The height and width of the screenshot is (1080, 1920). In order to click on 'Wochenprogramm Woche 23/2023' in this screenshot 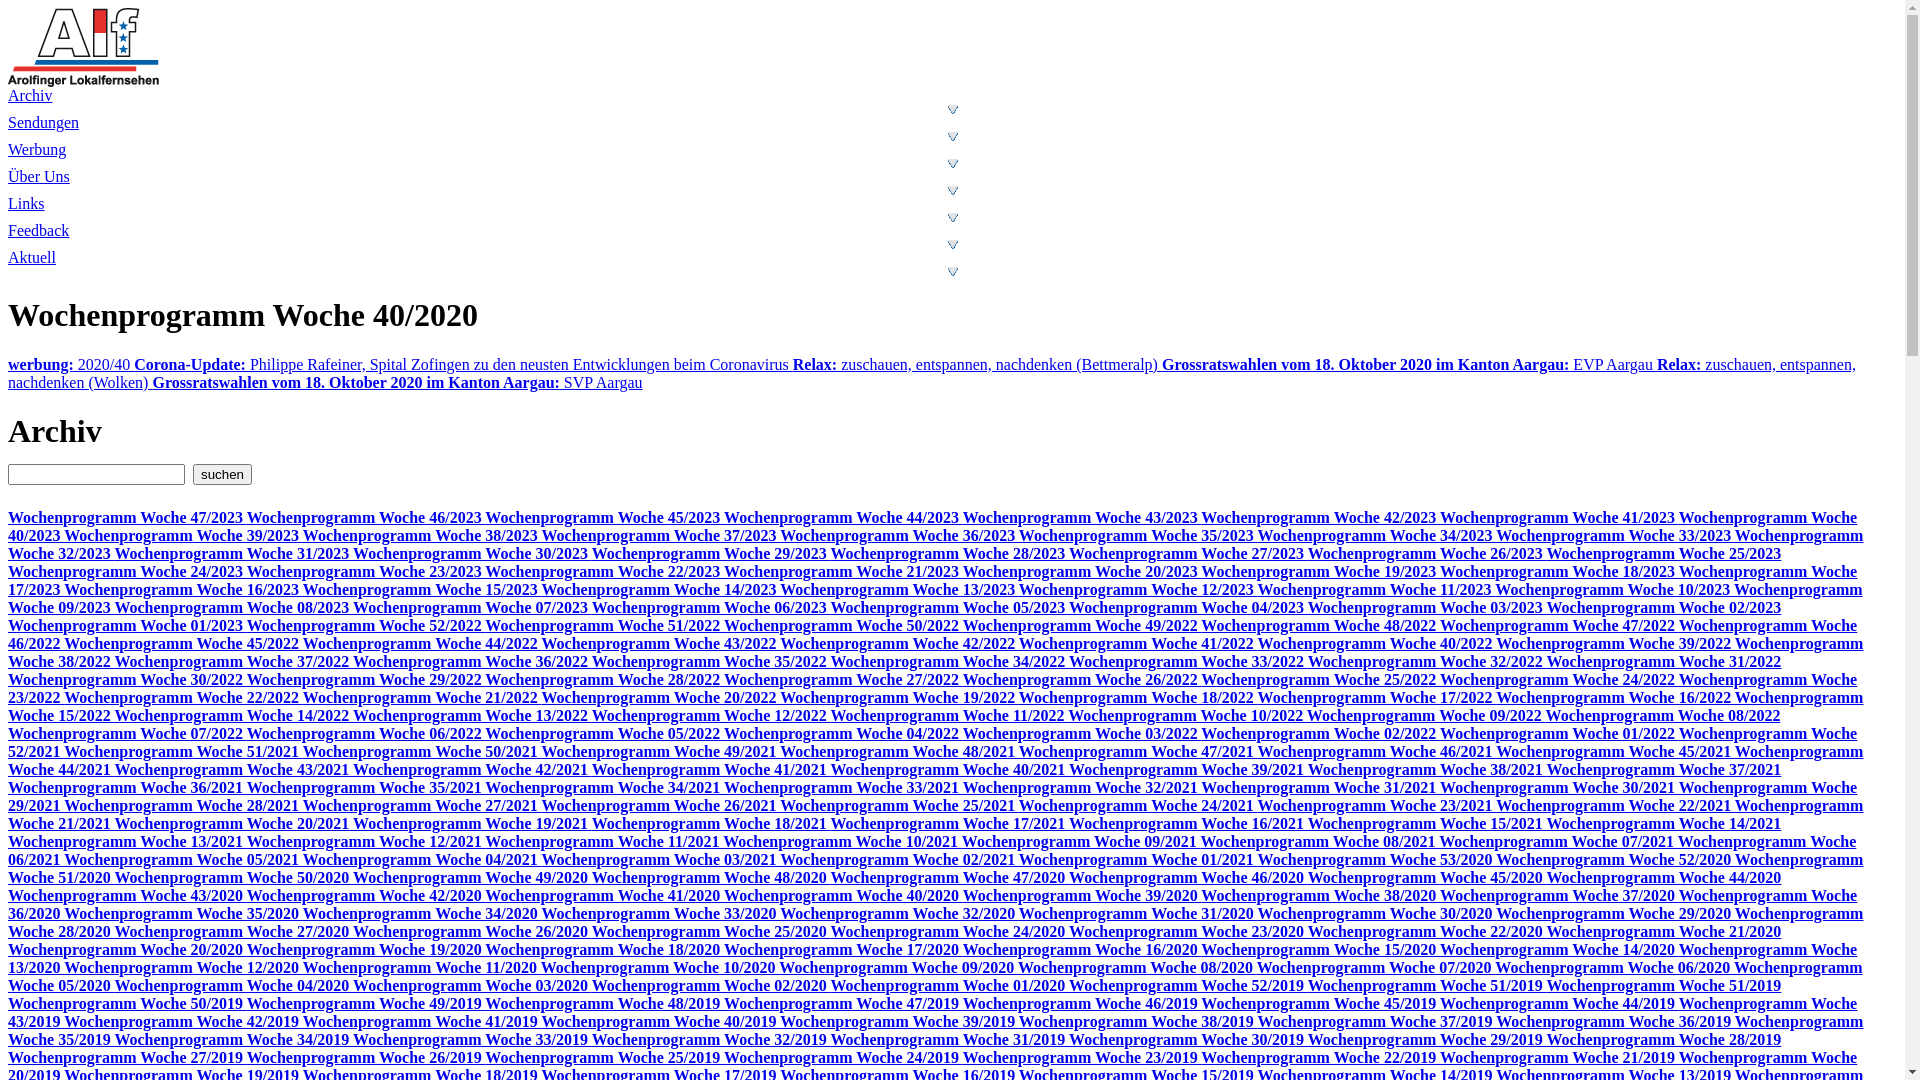, I will do `click(366, 571)`.